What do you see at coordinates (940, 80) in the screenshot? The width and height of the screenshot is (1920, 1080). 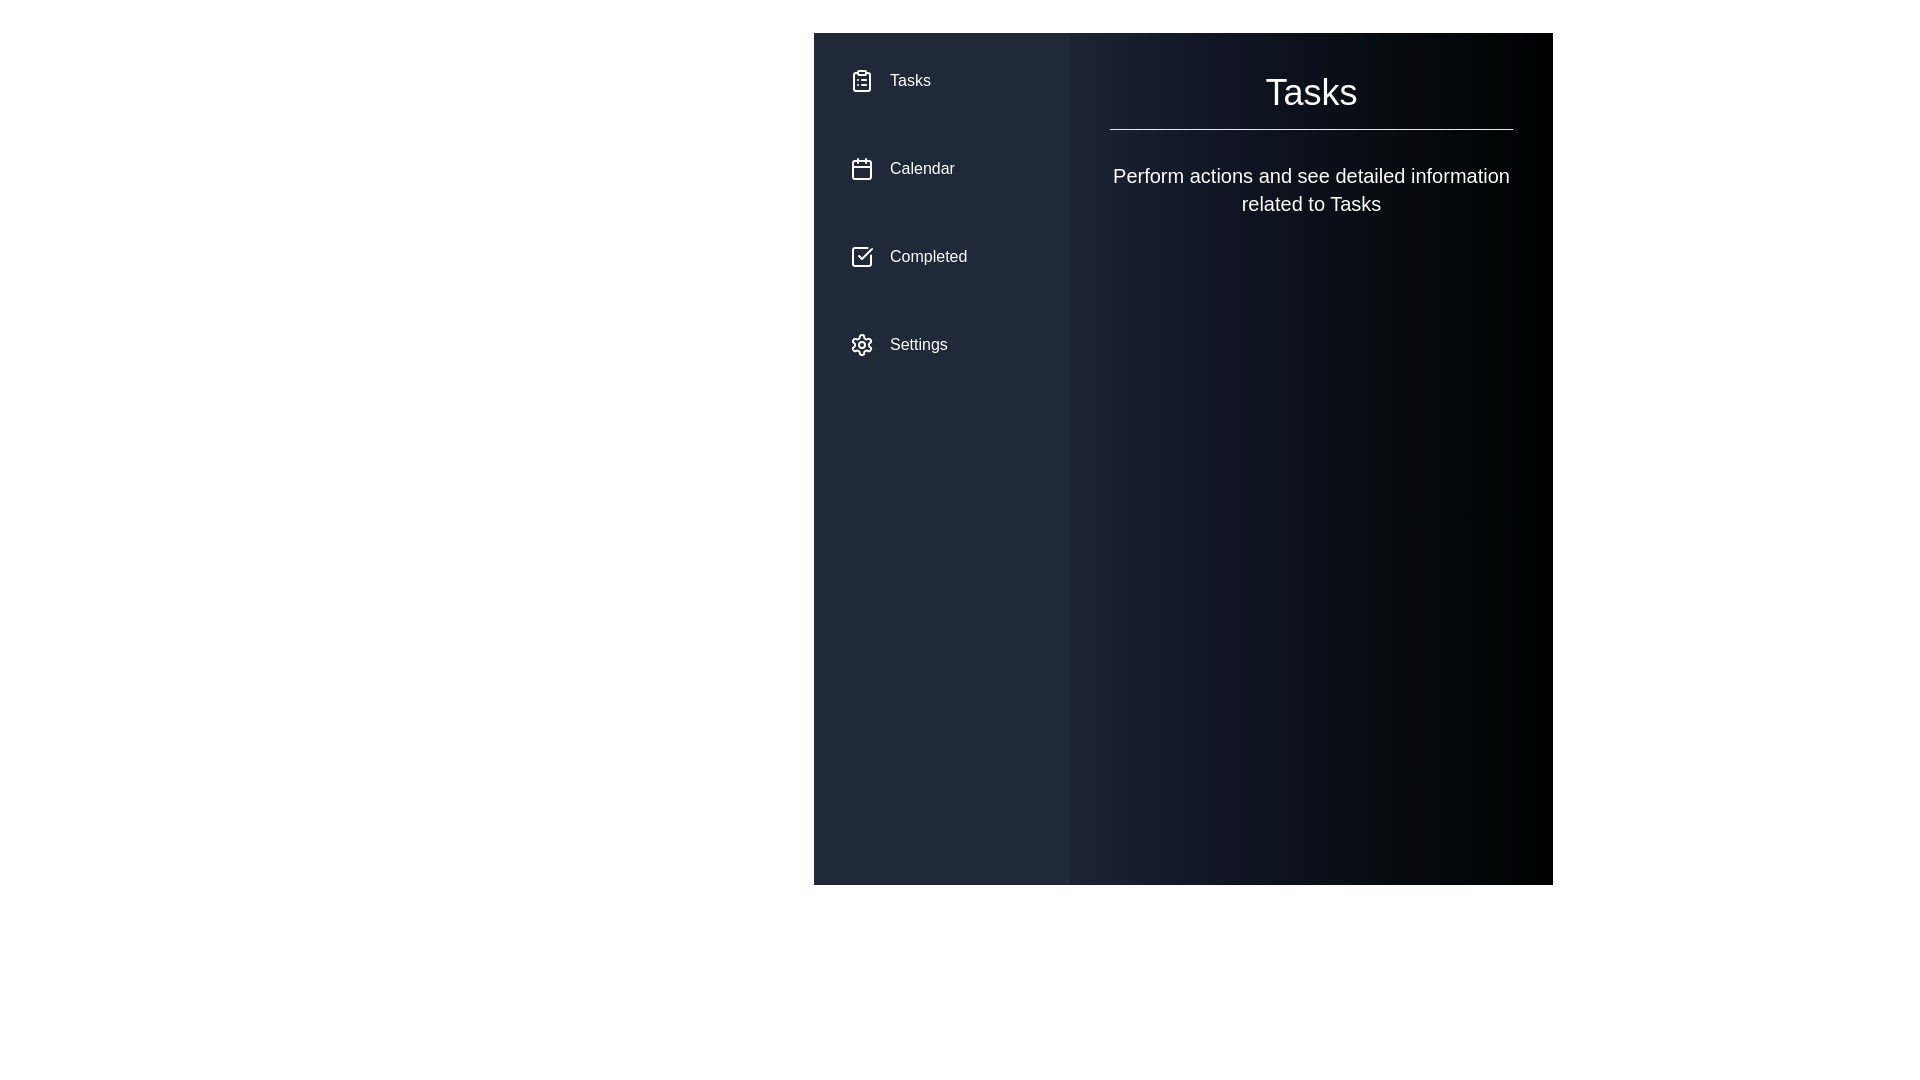 I see `the menu item Tasks to preview its state` at bounding box center [940, 80].